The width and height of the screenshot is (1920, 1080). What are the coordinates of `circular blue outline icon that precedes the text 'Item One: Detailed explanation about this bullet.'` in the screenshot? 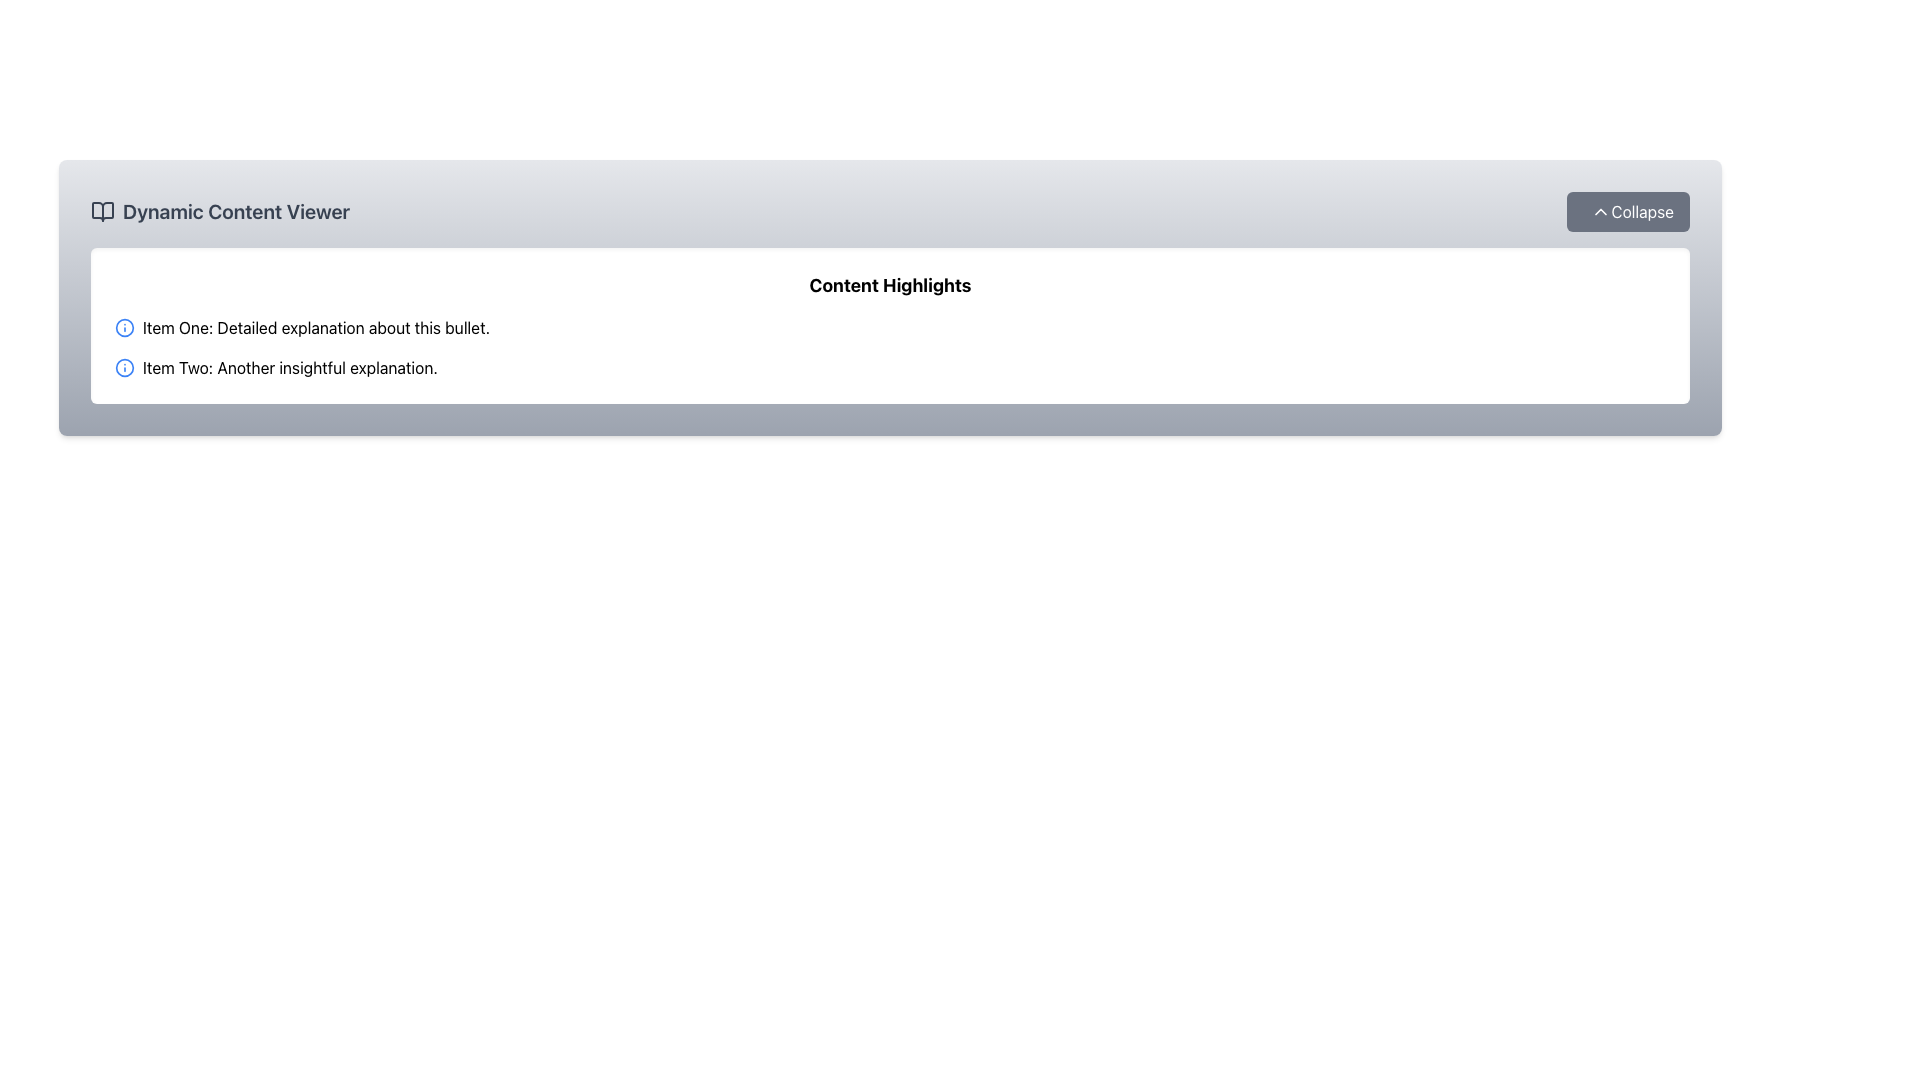 It's located at (123, 326).